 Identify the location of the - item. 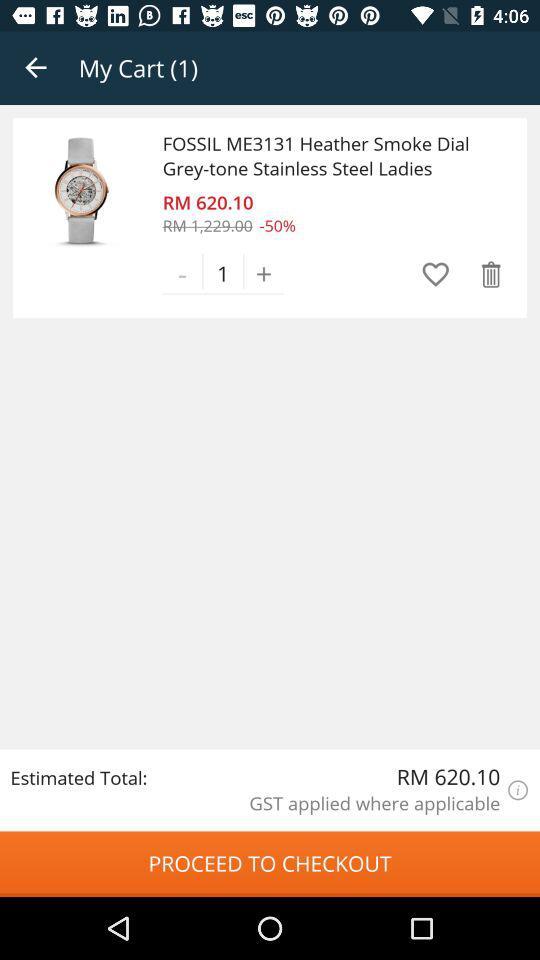
(182, 272).